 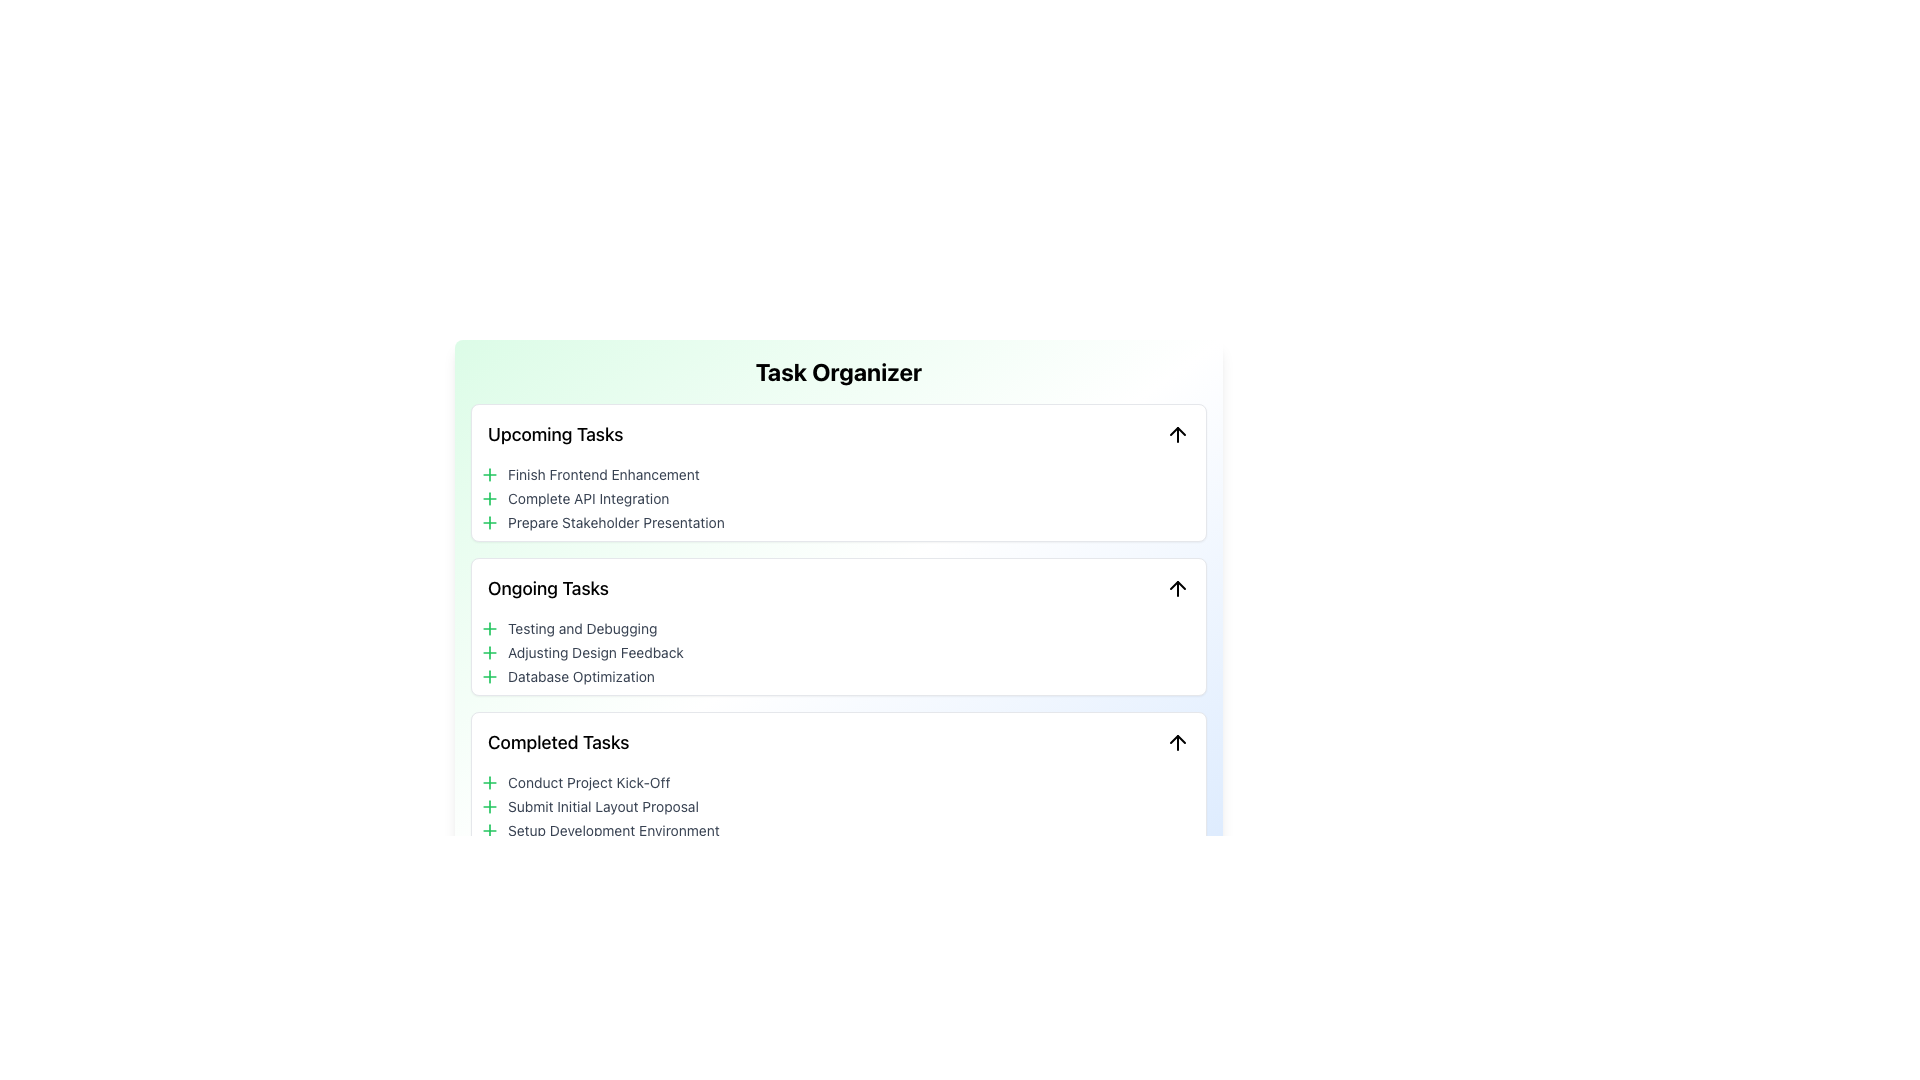 What do you see at coordinates (489, 497) in the screenshot?
I see `the green-colored plus icon that is styled with a stroke and is located in front of the label 'Complete API Integration' to initiate adding a related task` at bounding box center [489, 497].